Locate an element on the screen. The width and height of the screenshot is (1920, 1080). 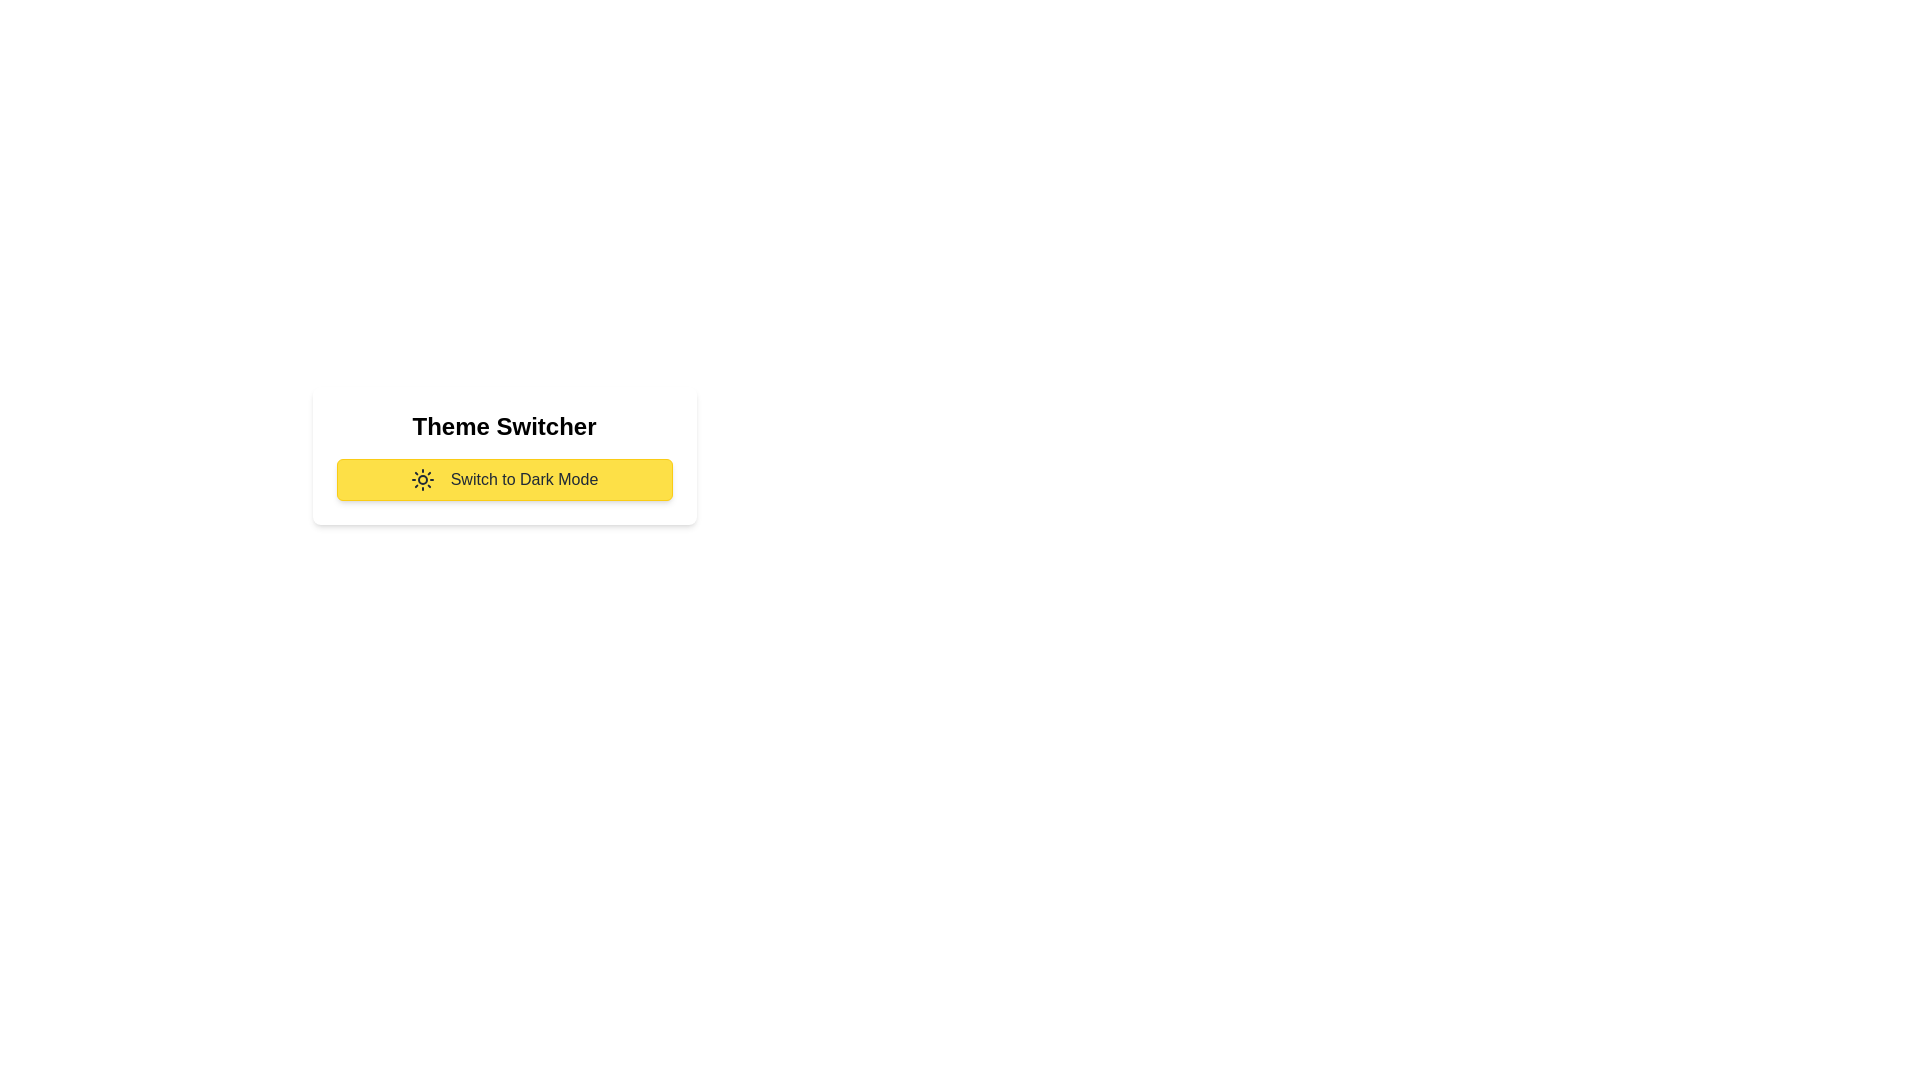
the button labeled 'Switch to Dark Mode' to toggle the theme is located at coordinates (504, 479).